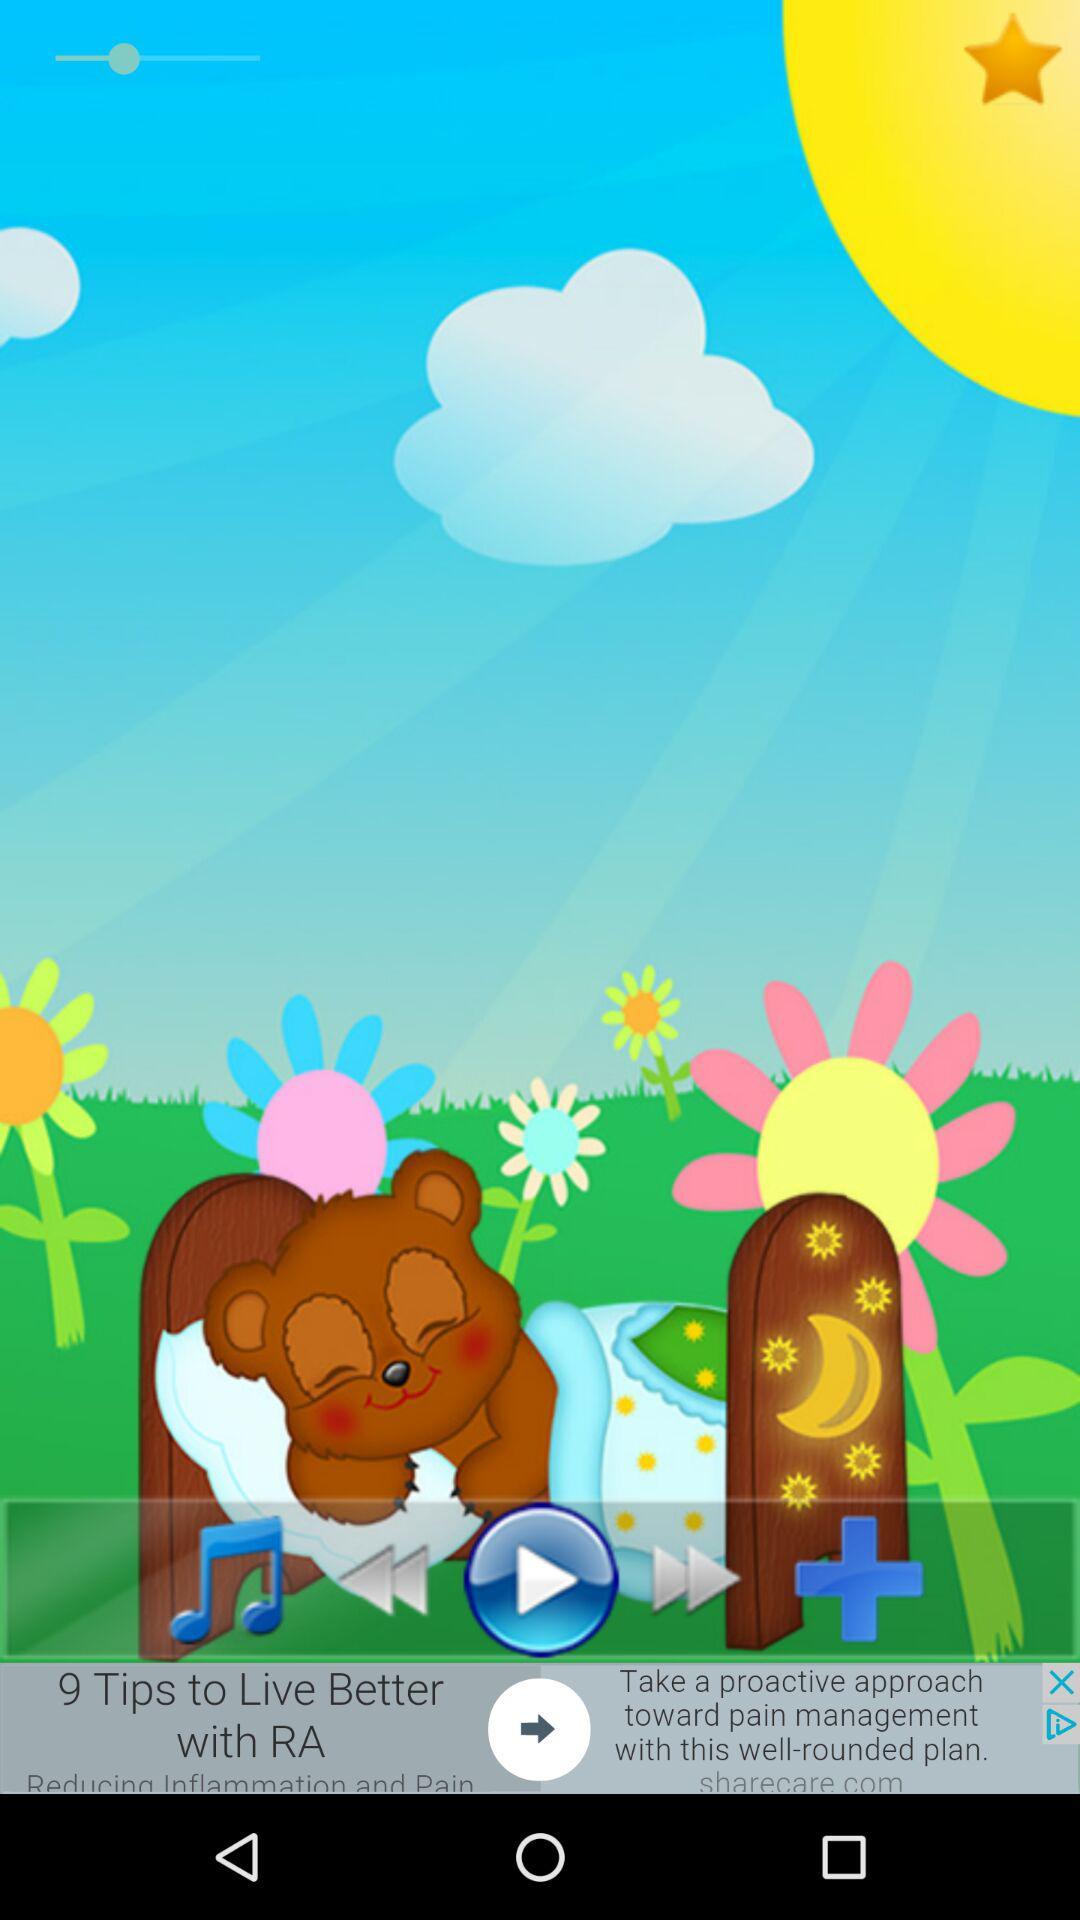 The image size is (1080, 1920). Describe the element at coordinates (1020, 59) in the screenshot. I see `the star icon` at that location.